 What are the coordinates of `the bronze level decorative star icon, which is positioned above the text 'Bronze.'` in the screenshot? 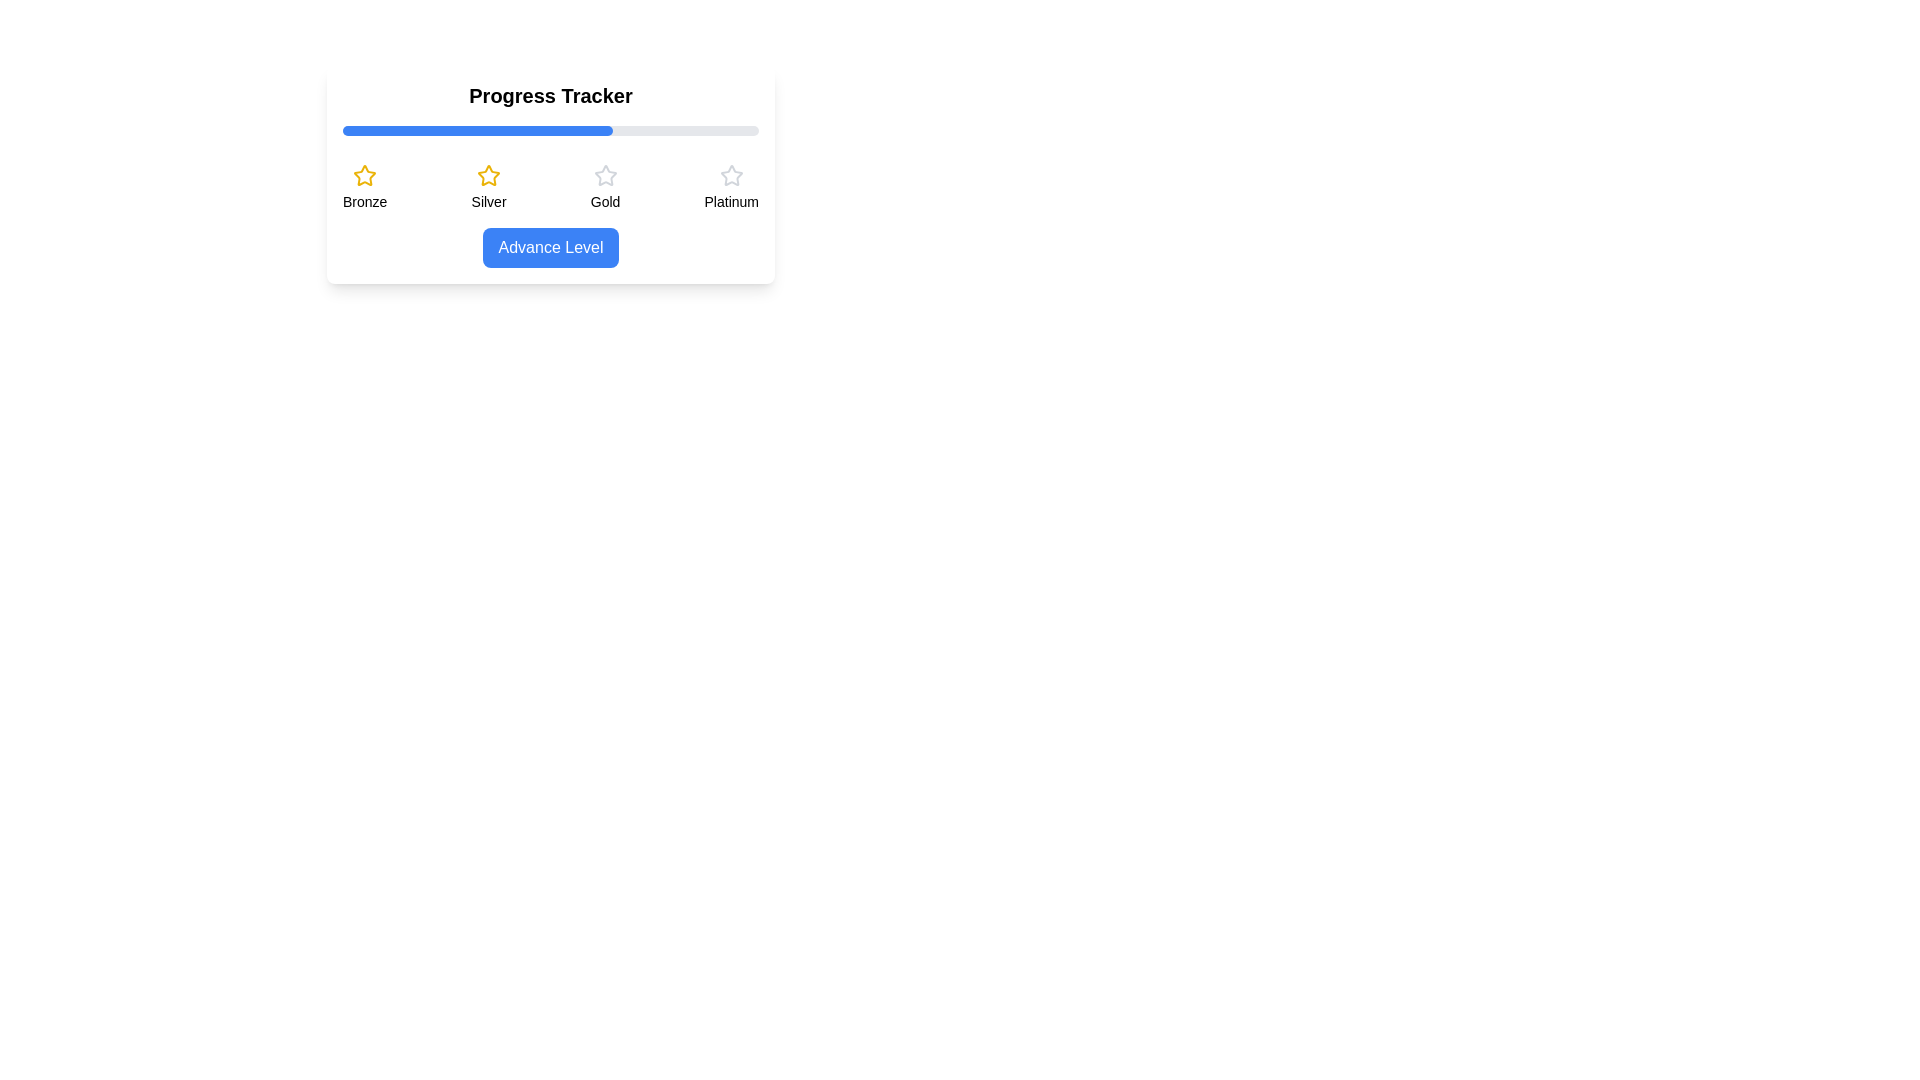 It's located at (365, 175).